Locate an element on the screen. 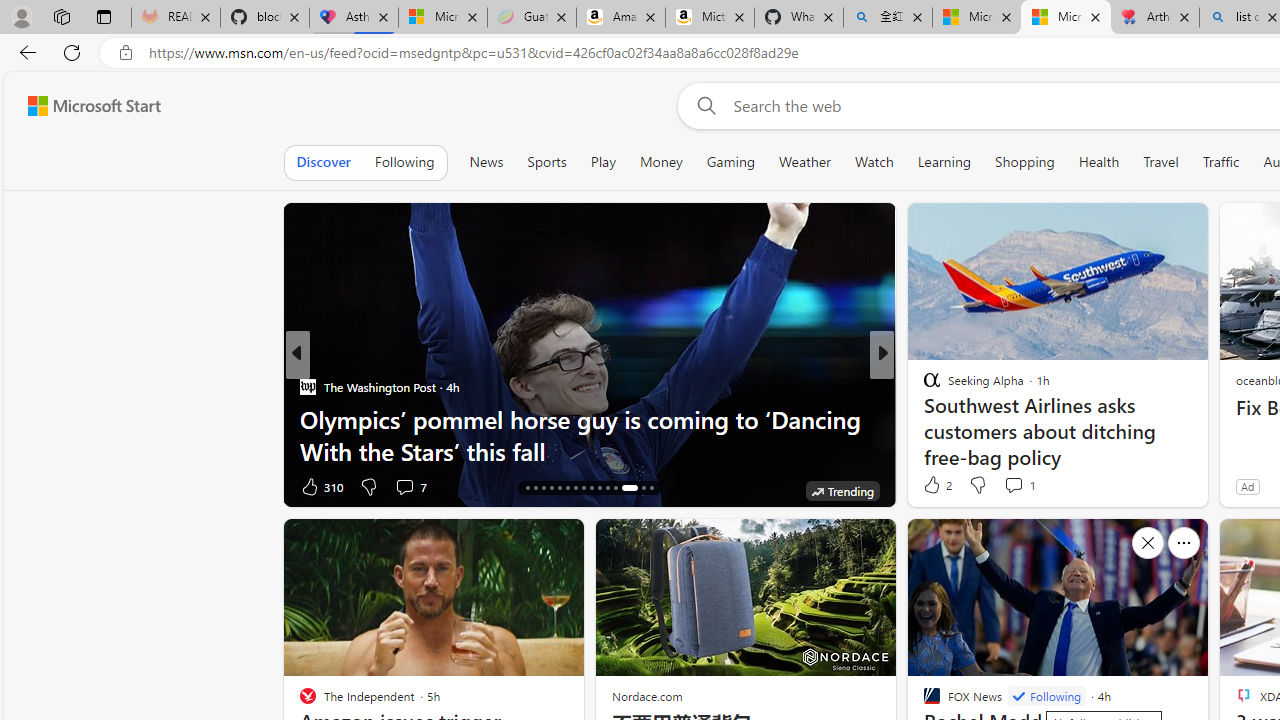 The height and width of the screenshot is (720, 1280). 'AutomationID: tab-30' is located at coordinates (650, 488).